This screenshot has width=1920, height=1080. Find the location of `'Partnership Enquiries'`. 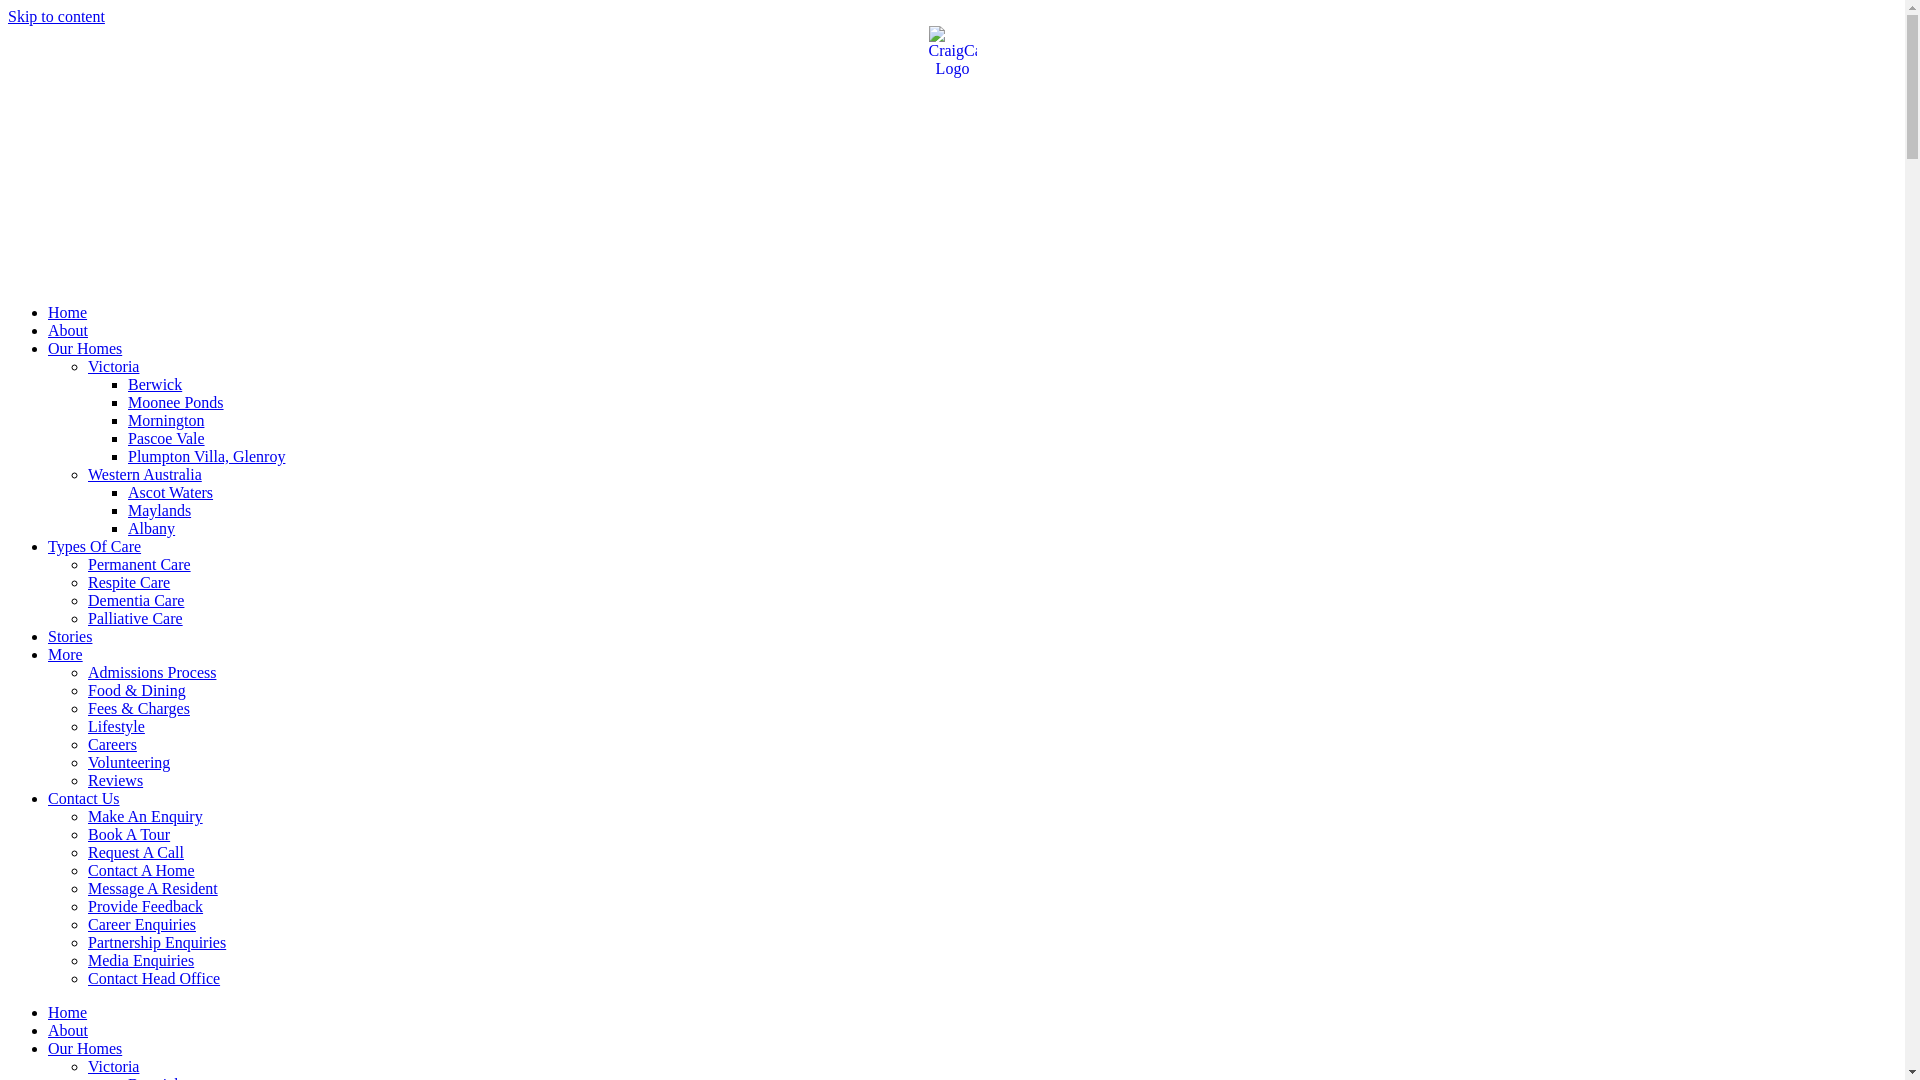

'Partnership Enquiries' is located at coordinates (156, 942).